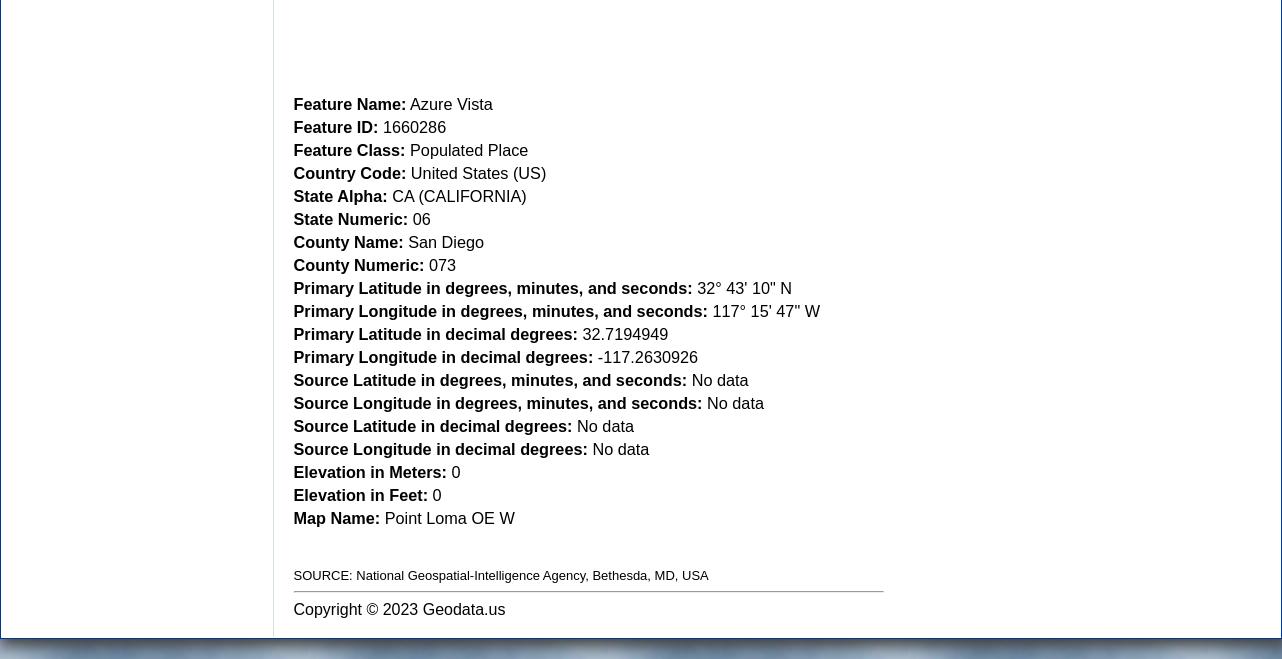 This screenshot has width=1282, height=659. I want to click on 'Populated Place', so click(403, 147).